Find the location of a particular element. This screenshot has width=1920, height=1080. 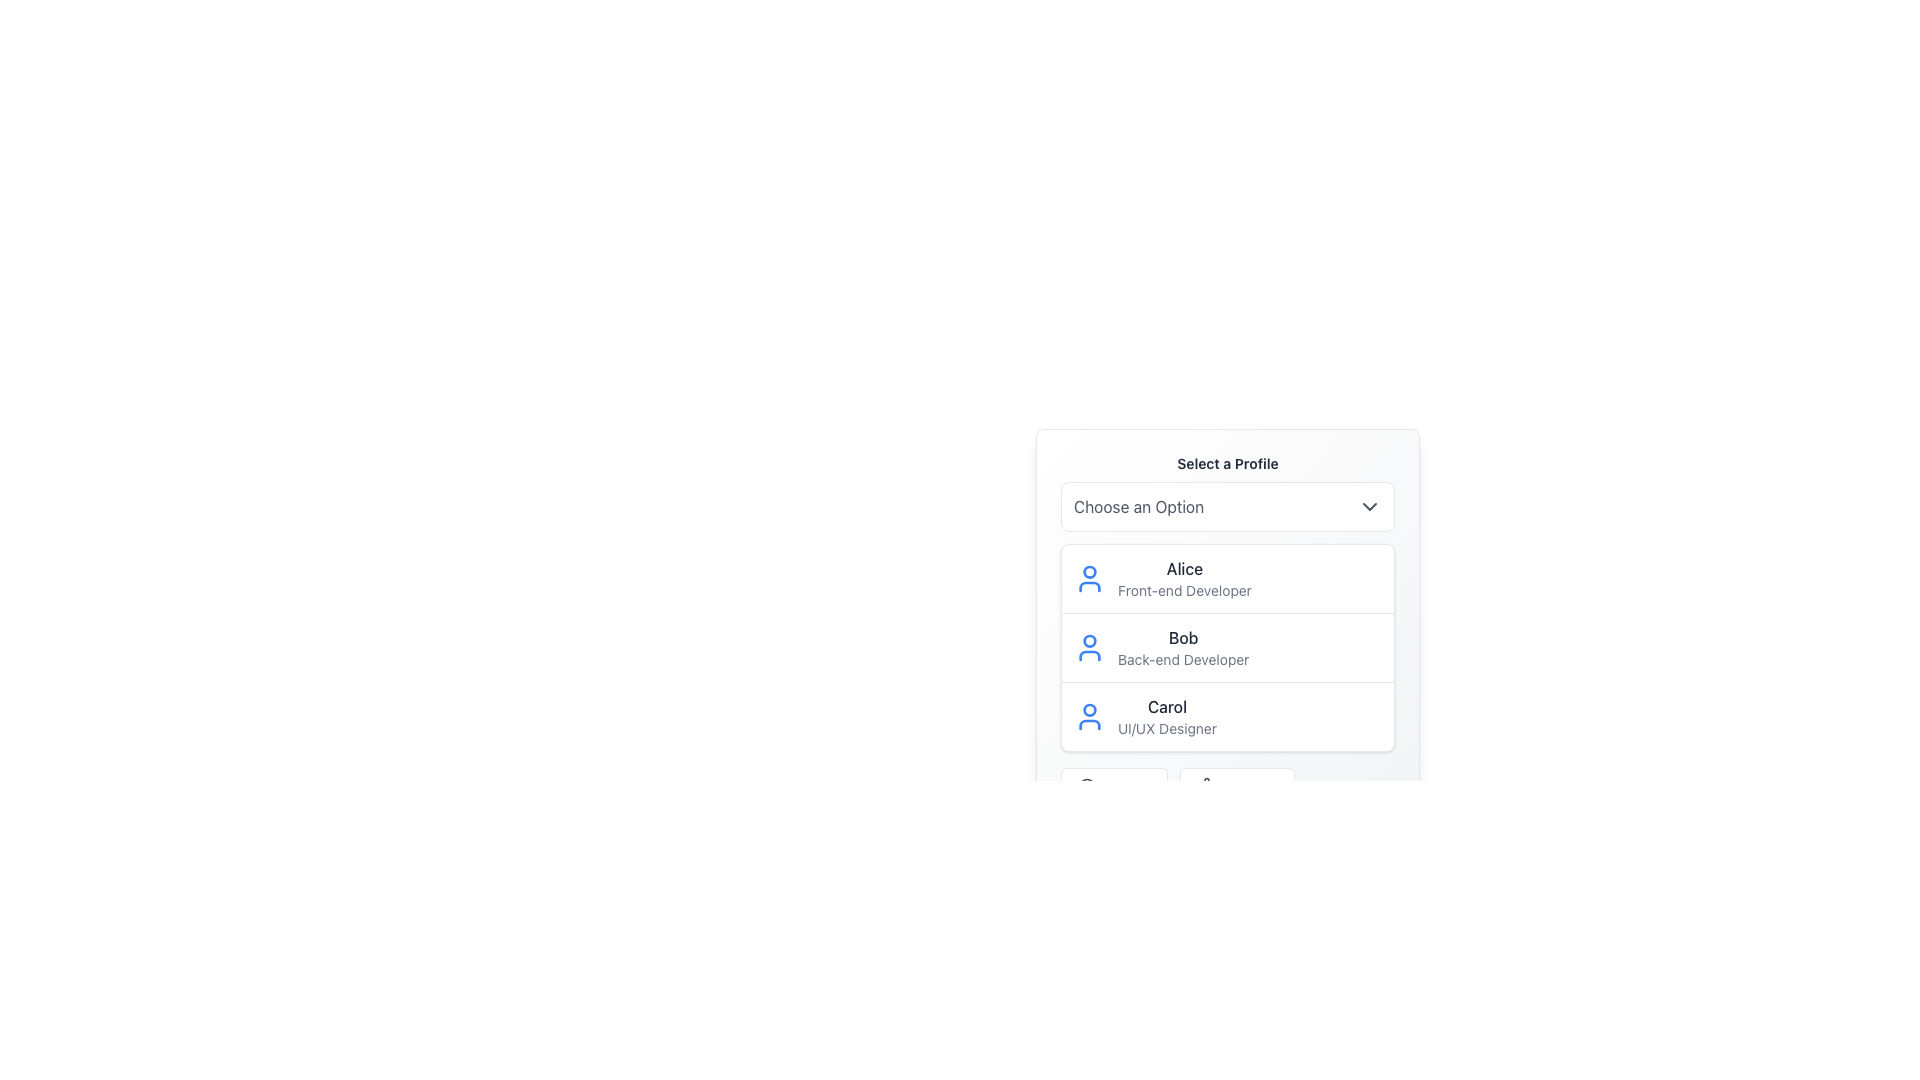

the list item for 'Bob - Back-end Developer' in the 'Select a Profile' dropdown menu is located at coordinates (1227, 648).